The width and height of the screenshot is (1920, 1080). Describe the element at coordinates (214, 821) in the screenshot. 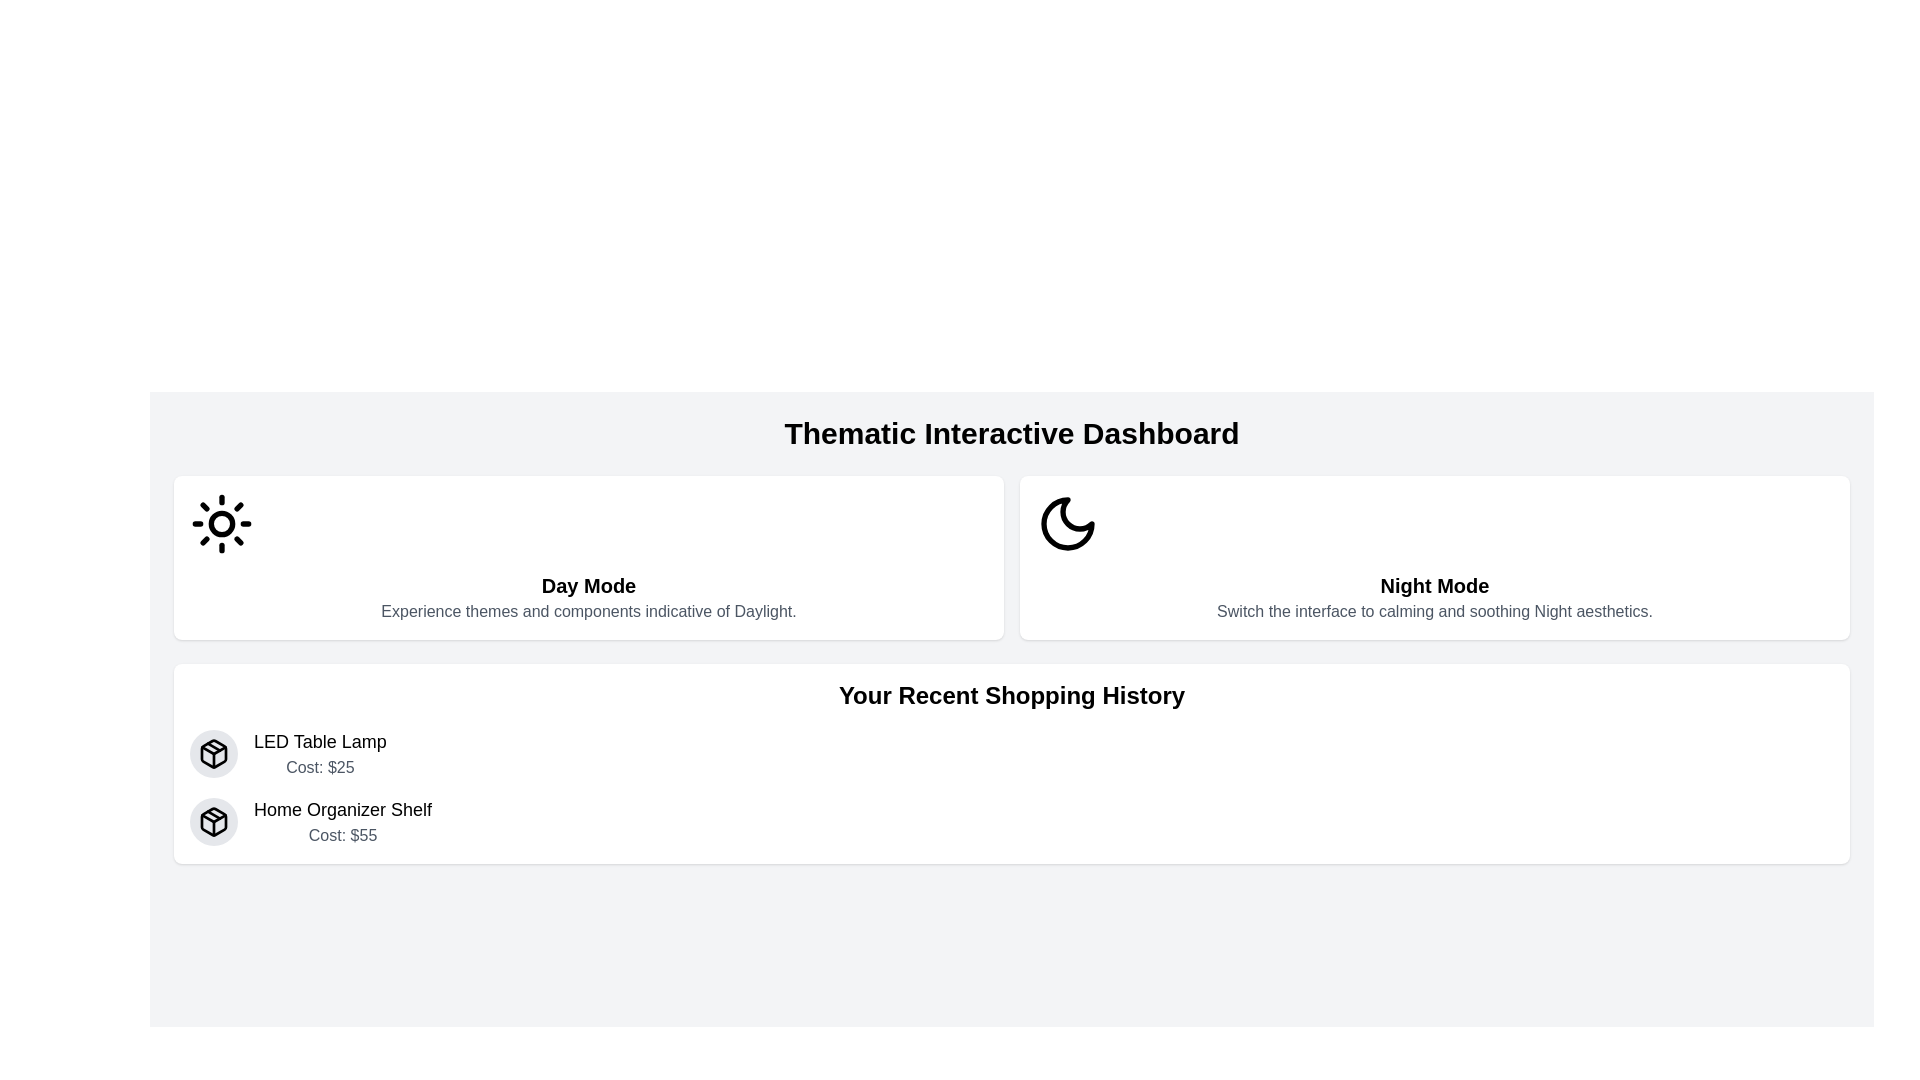

I see `the circular icon with a light gray background and a black outlined package symbol located in the shopping history section, to the left of the text 'Home Organizer Shelf' and 'Cost: $55'` at that location.